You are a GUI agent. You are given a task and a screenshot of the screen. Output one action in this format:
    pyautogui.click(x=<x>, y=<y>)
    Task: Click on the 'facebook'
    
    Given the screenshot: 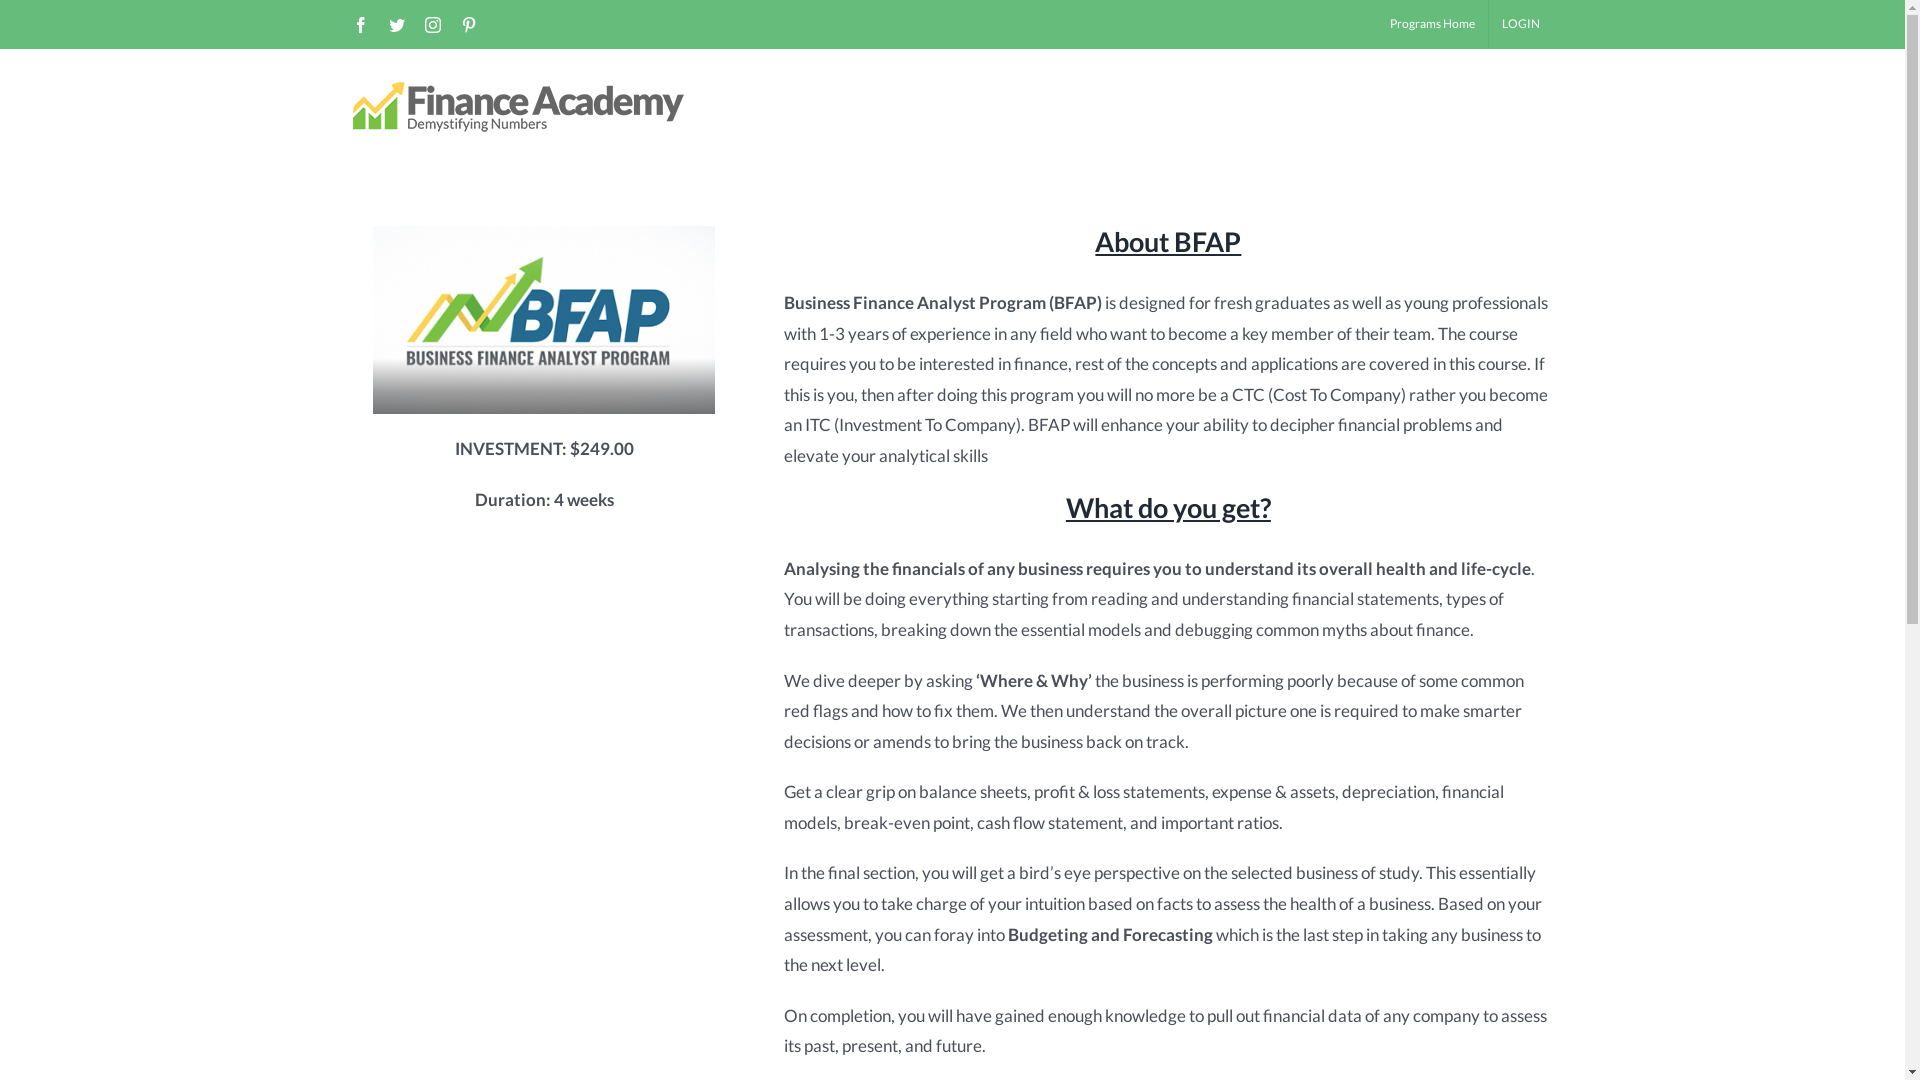 What is the action you would take?
    pyautogui.click(x=360, y=23)
    